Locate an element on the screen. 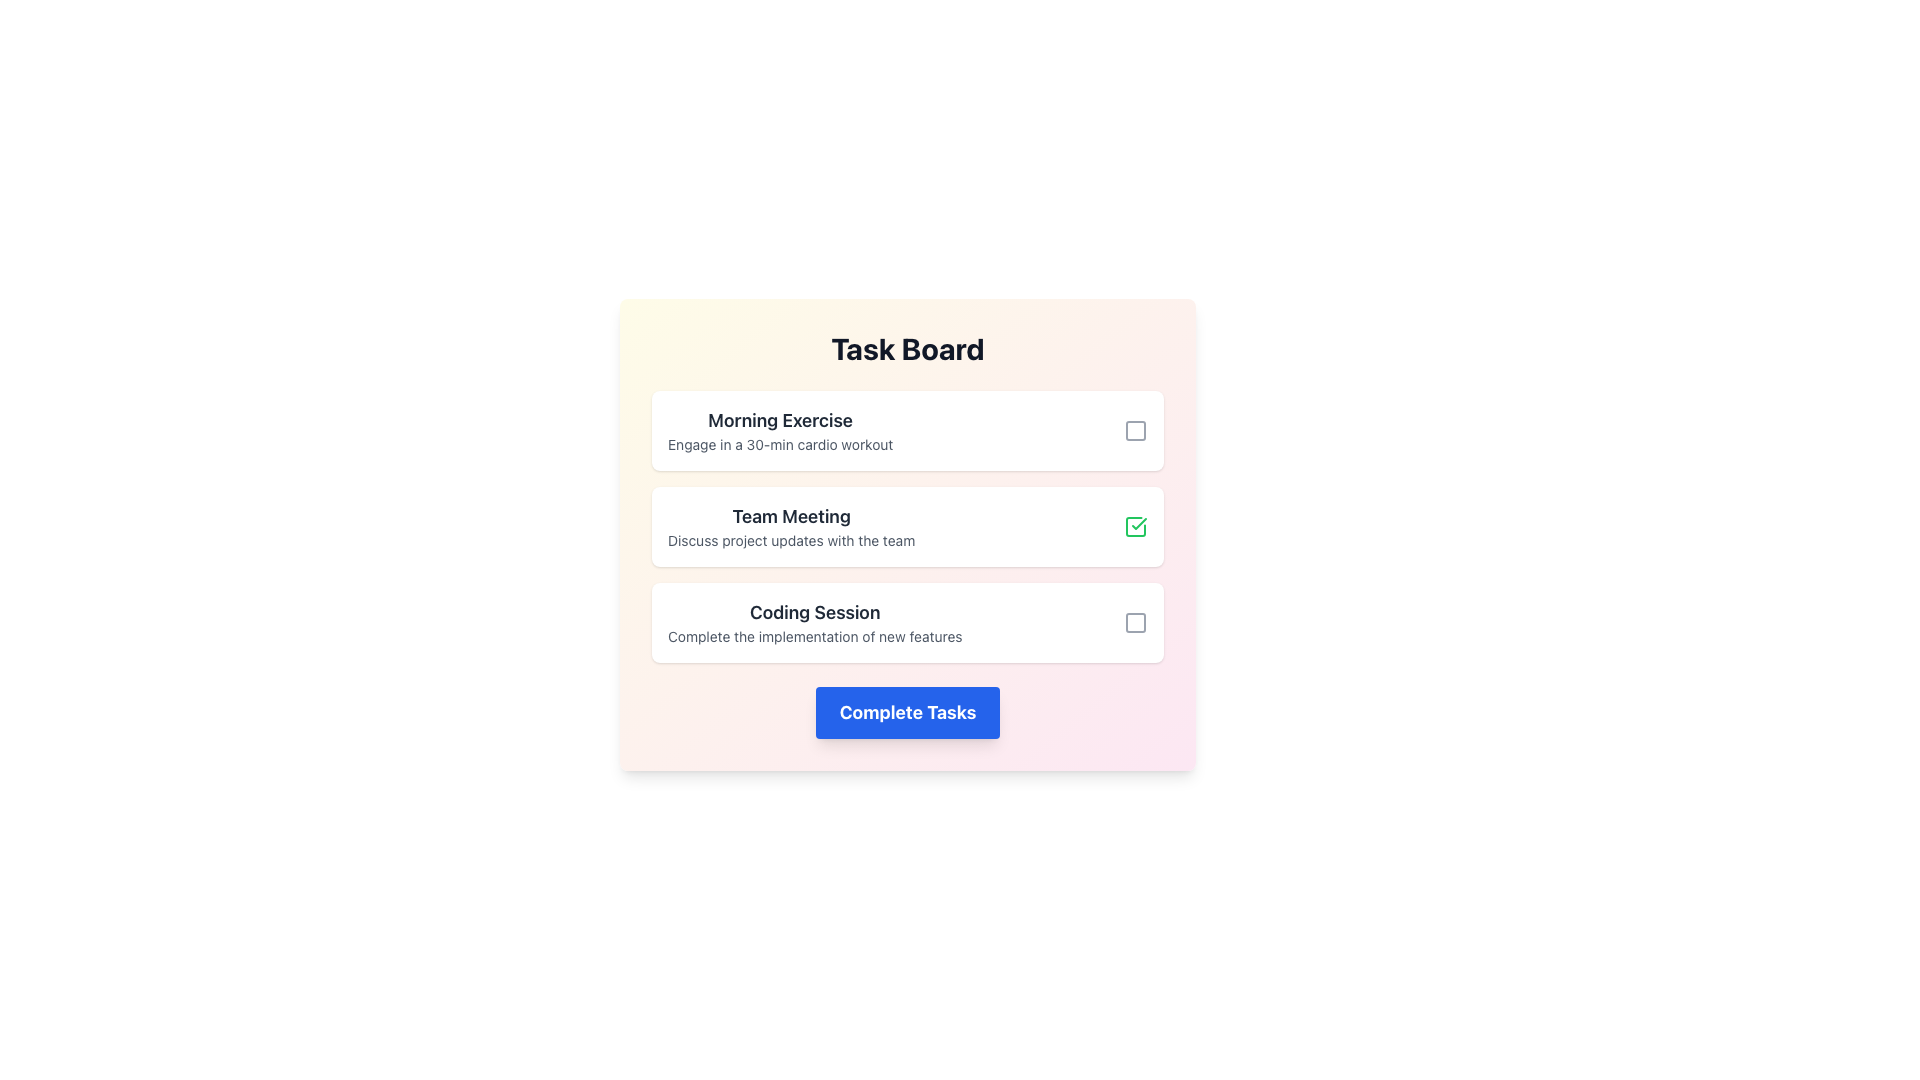  the text element reading 'Engage in a 30-min cardio workout', which is styled in gray and aligned beneath the 'Morning Exercise' heading is located at coordinates (779, 443).